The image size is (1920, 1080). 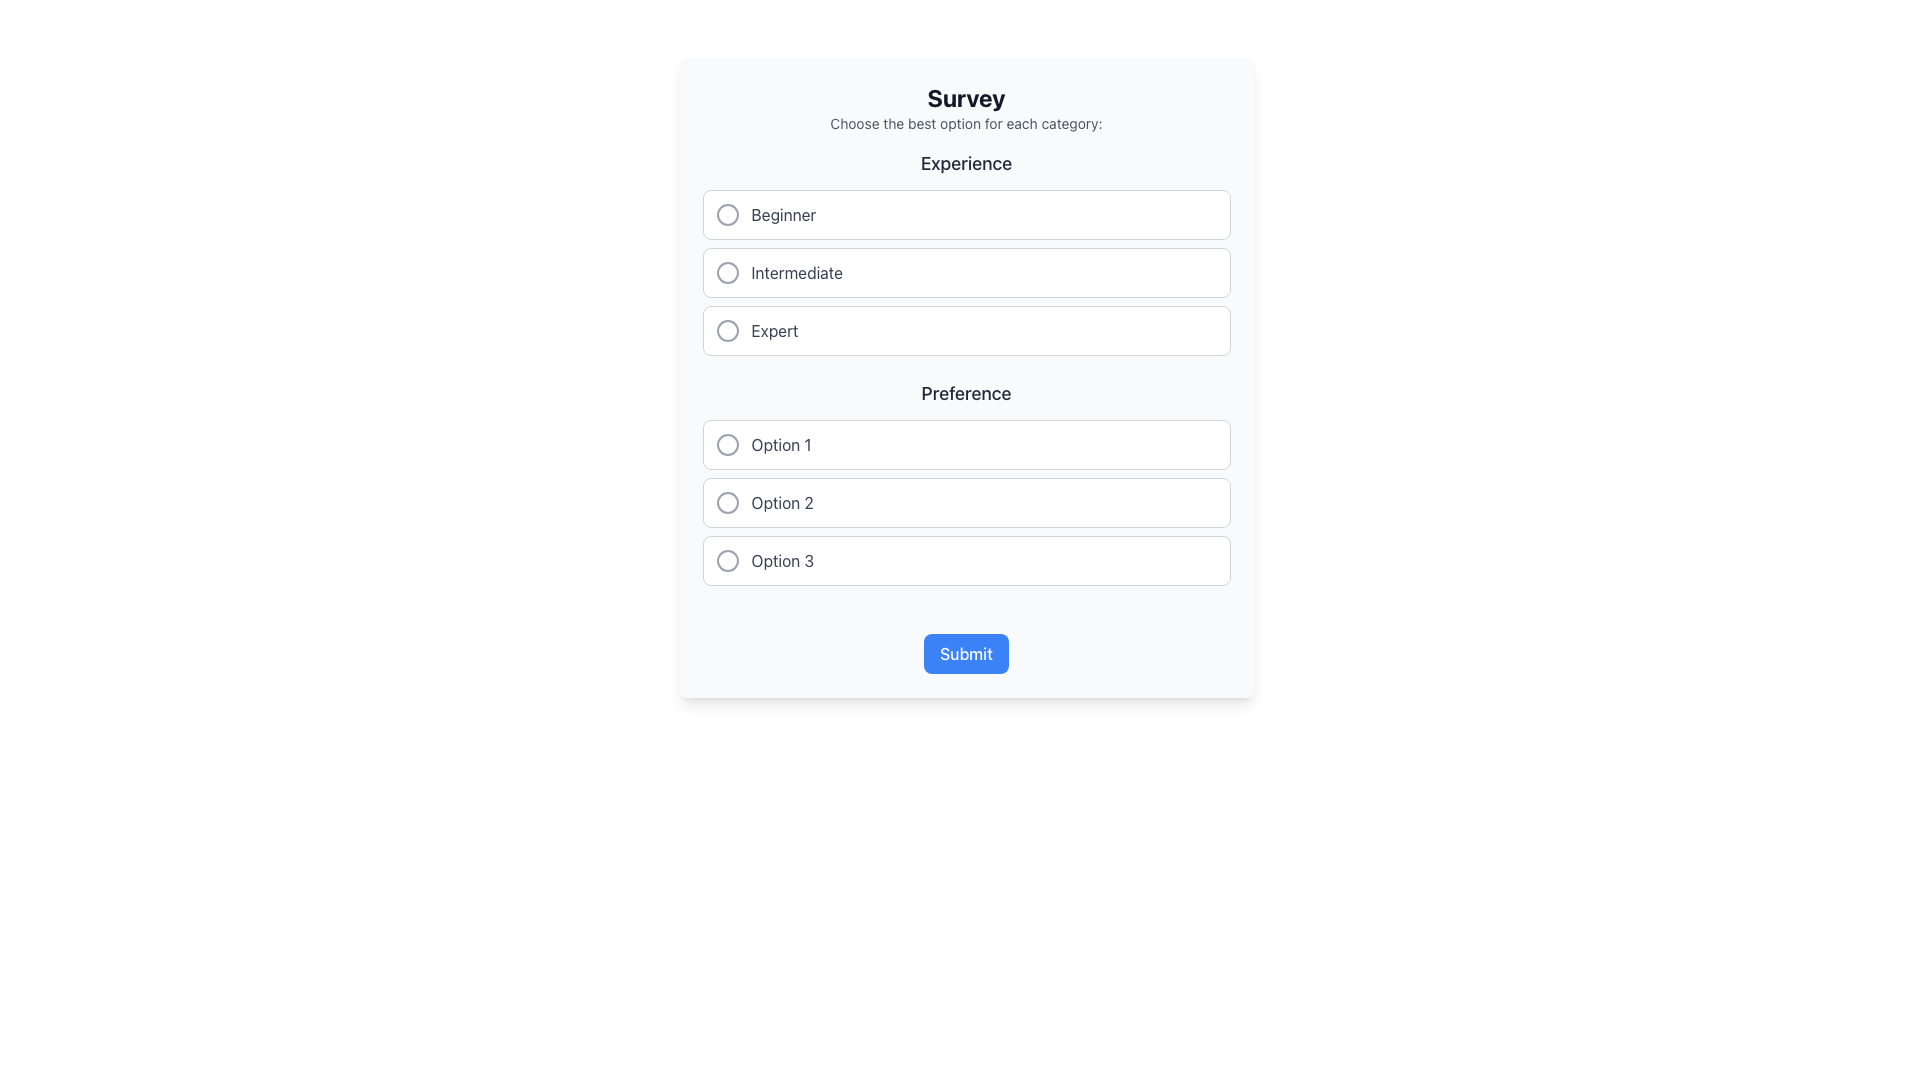 What do you see at coordinates (726, 560) in the screenshot?
I see `the unchecked radio button located to the left of 'Option 3' in the 'Preference' section` at bounding box center [726, 560].